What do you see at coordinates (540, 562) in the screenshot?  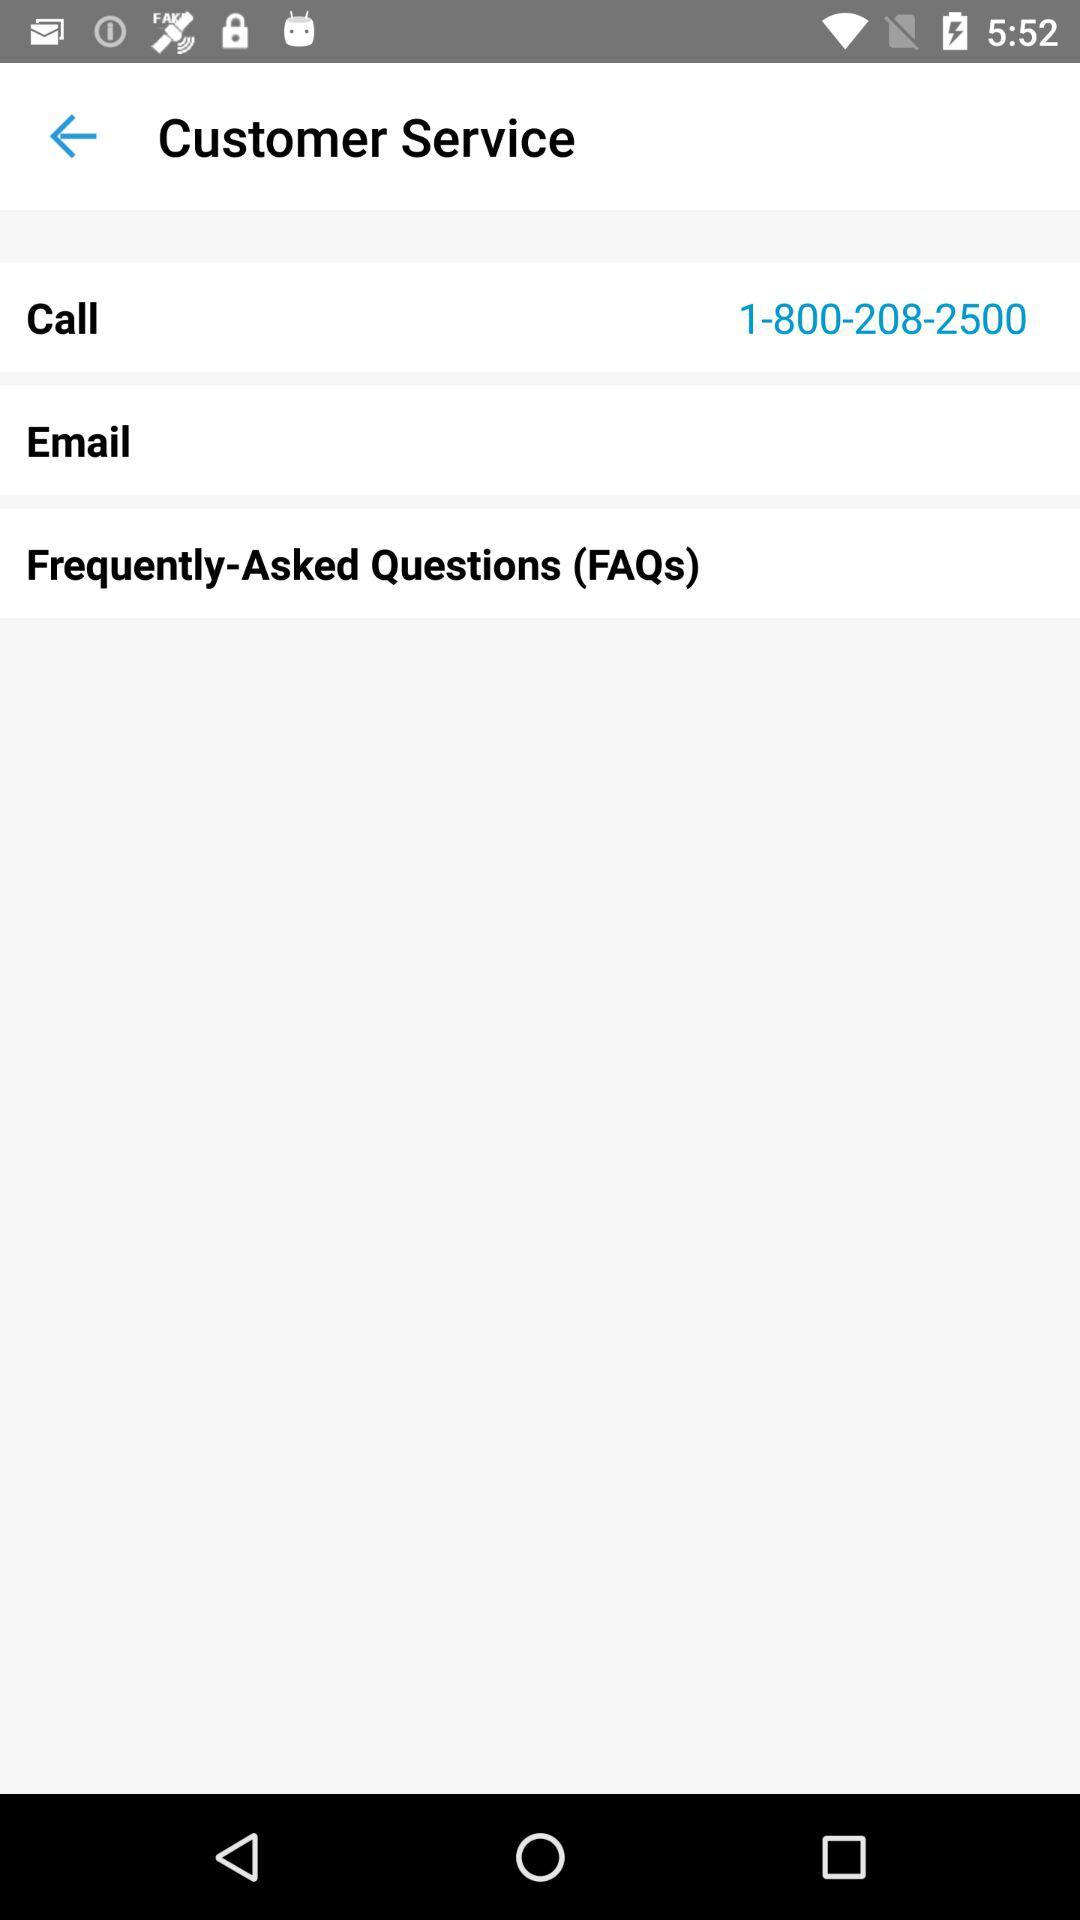 I see `item below the email item` at bounding box center [540, 562].